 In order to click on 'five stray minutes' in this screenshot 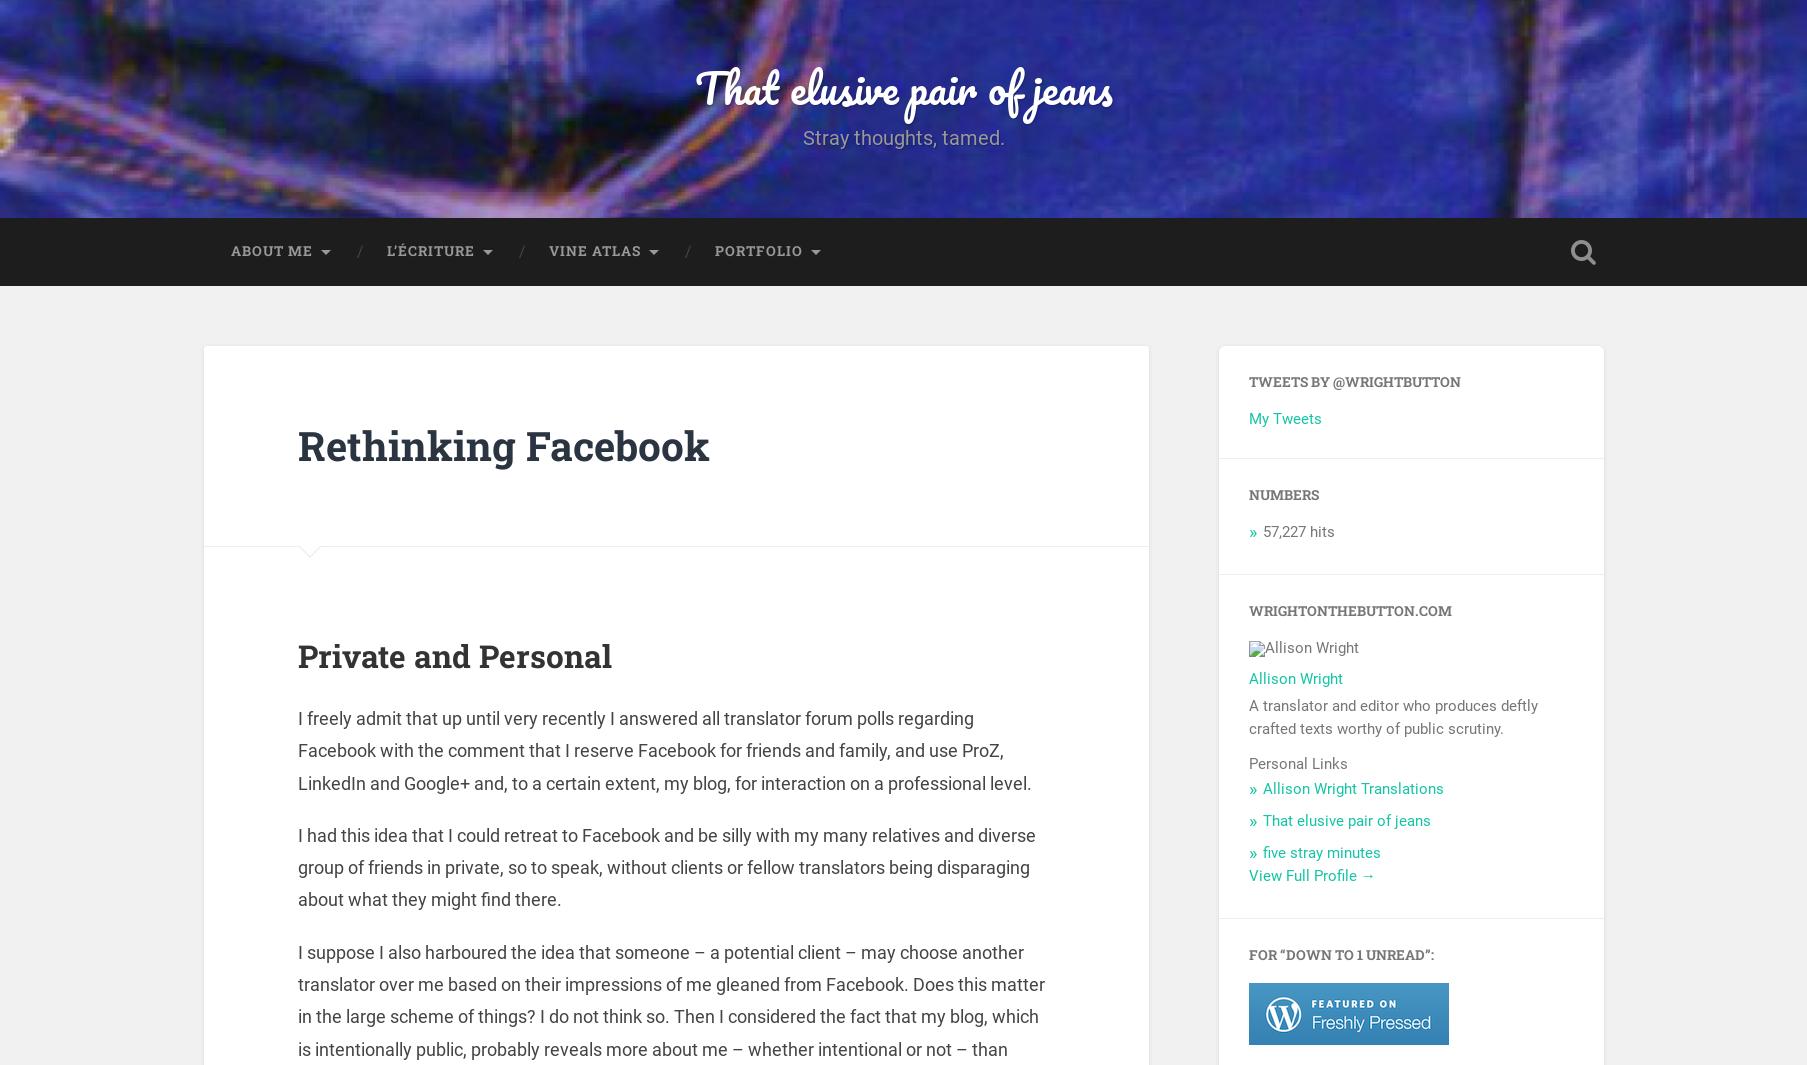, I will do `click(1320, 857)`.